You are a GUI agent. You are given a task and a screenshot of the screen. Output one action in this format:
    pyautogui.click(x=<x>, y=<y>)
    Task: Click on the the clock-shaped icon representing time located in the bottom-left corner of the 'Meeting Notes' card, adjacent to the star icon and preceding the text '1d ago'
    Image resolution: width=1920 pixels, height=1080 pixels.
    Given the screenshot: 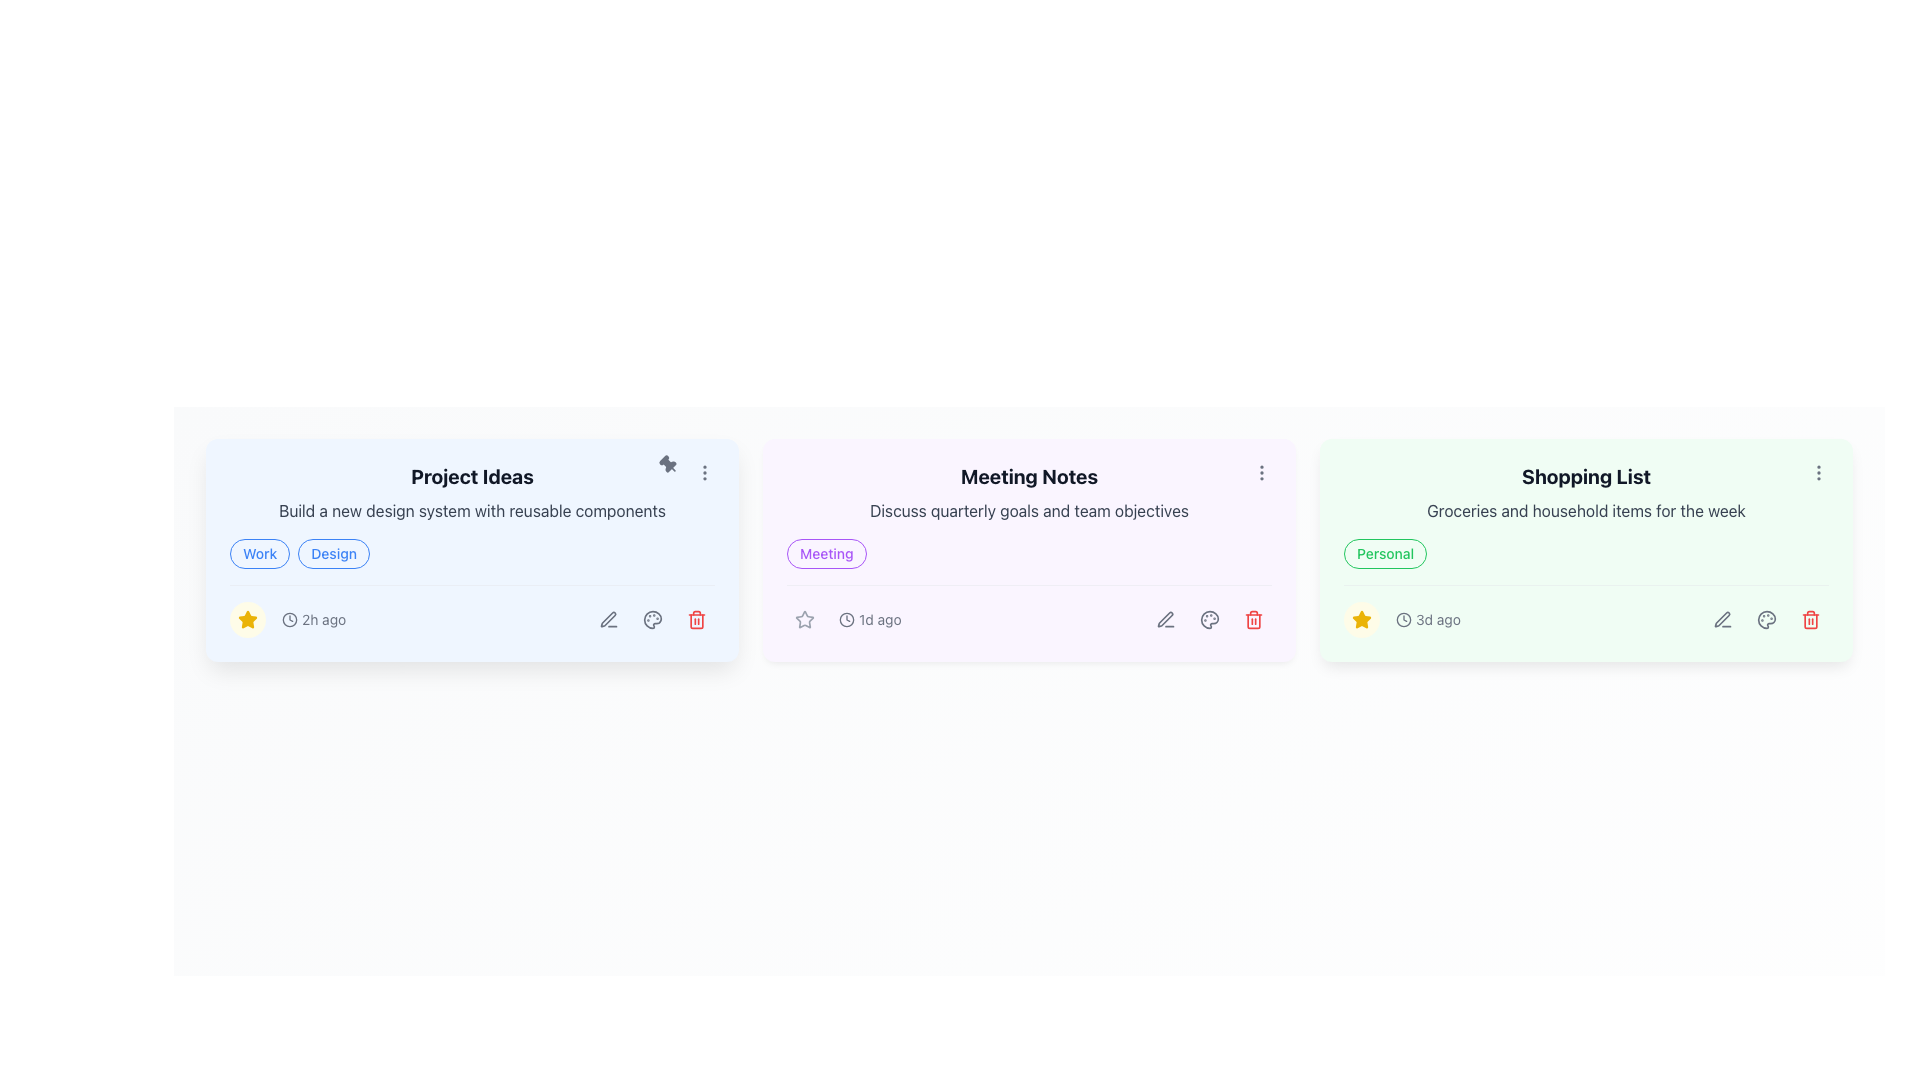 What is the action you would take?
    pyautogui.click(x=846, y=619)
    